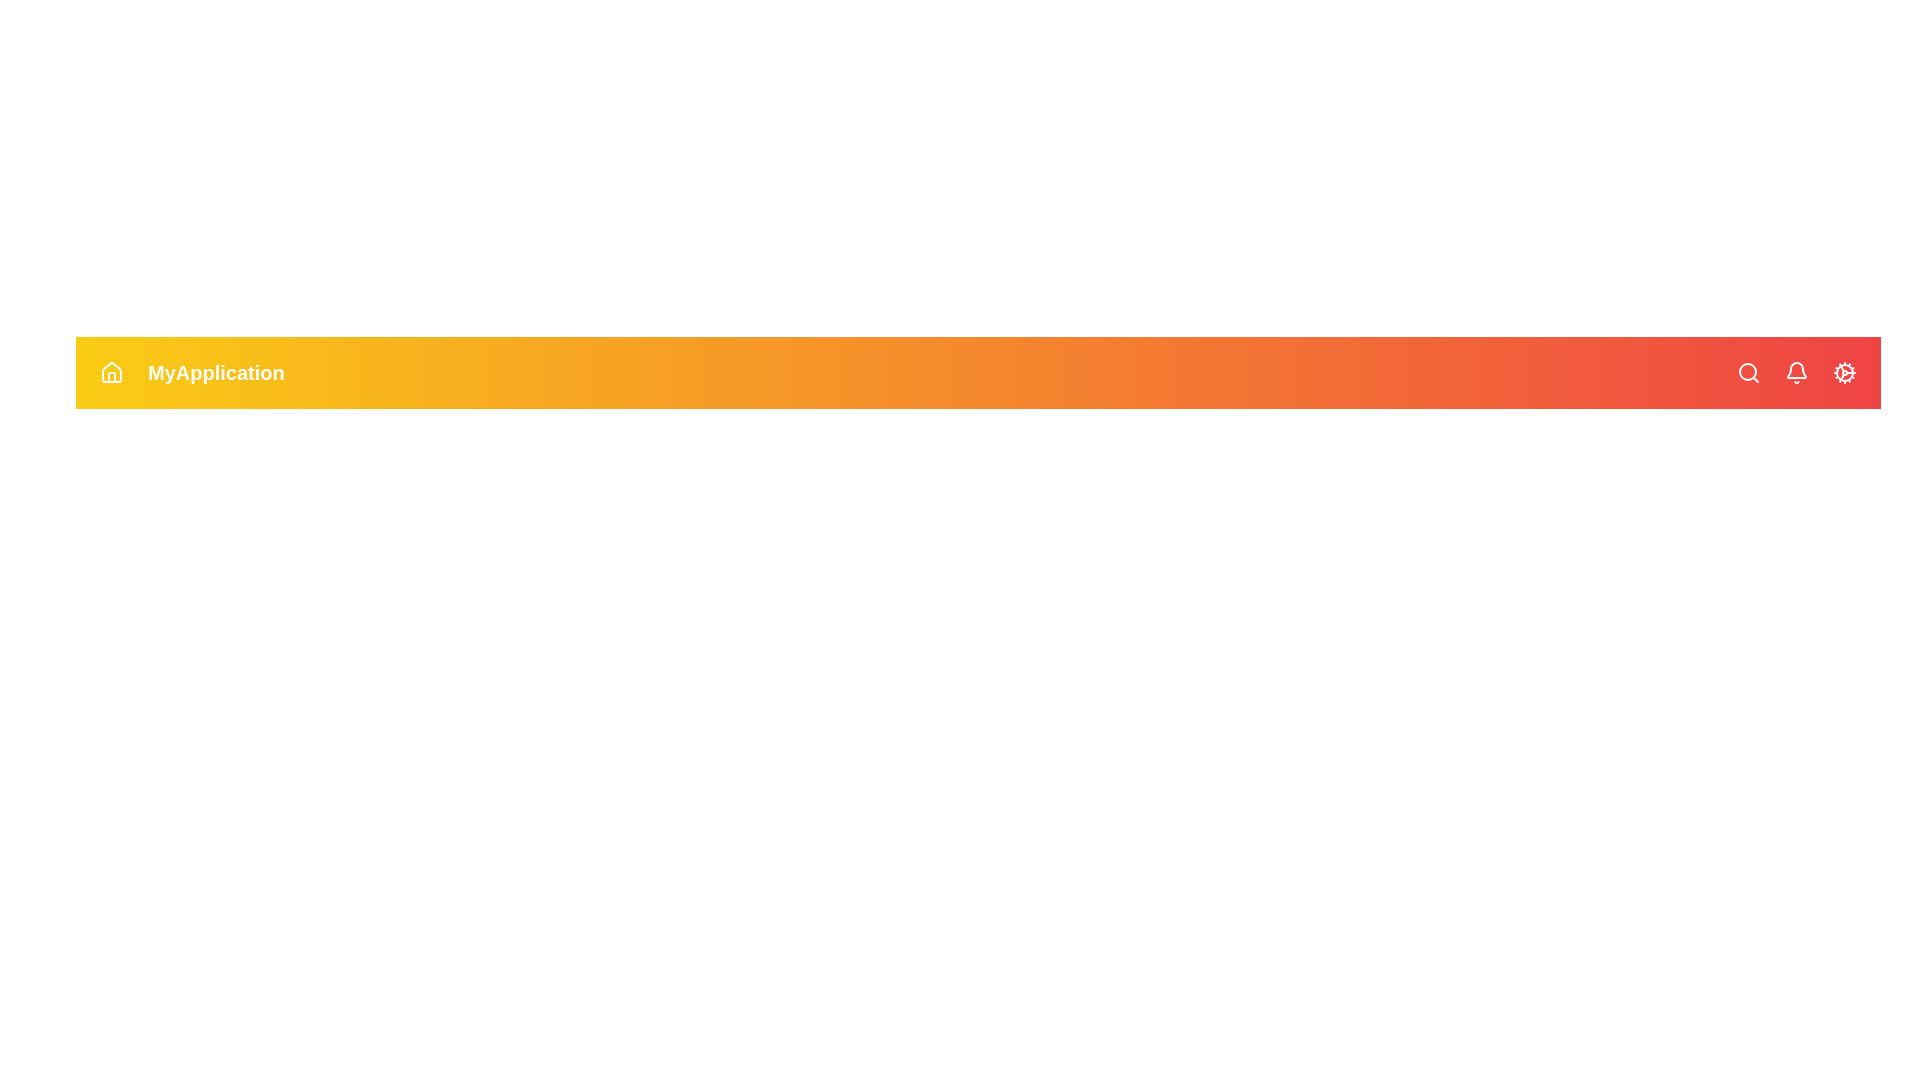 The height and width of the screenshot is (1080, 1920). What do you see at coordinates (1796, 373) in the screenshot?
I see `the notification button, which is a rounded square with a bell icon, located as the third icon in the navigation bar, between the search icon and settings cogwheel` at bounding box center [1796, 373].